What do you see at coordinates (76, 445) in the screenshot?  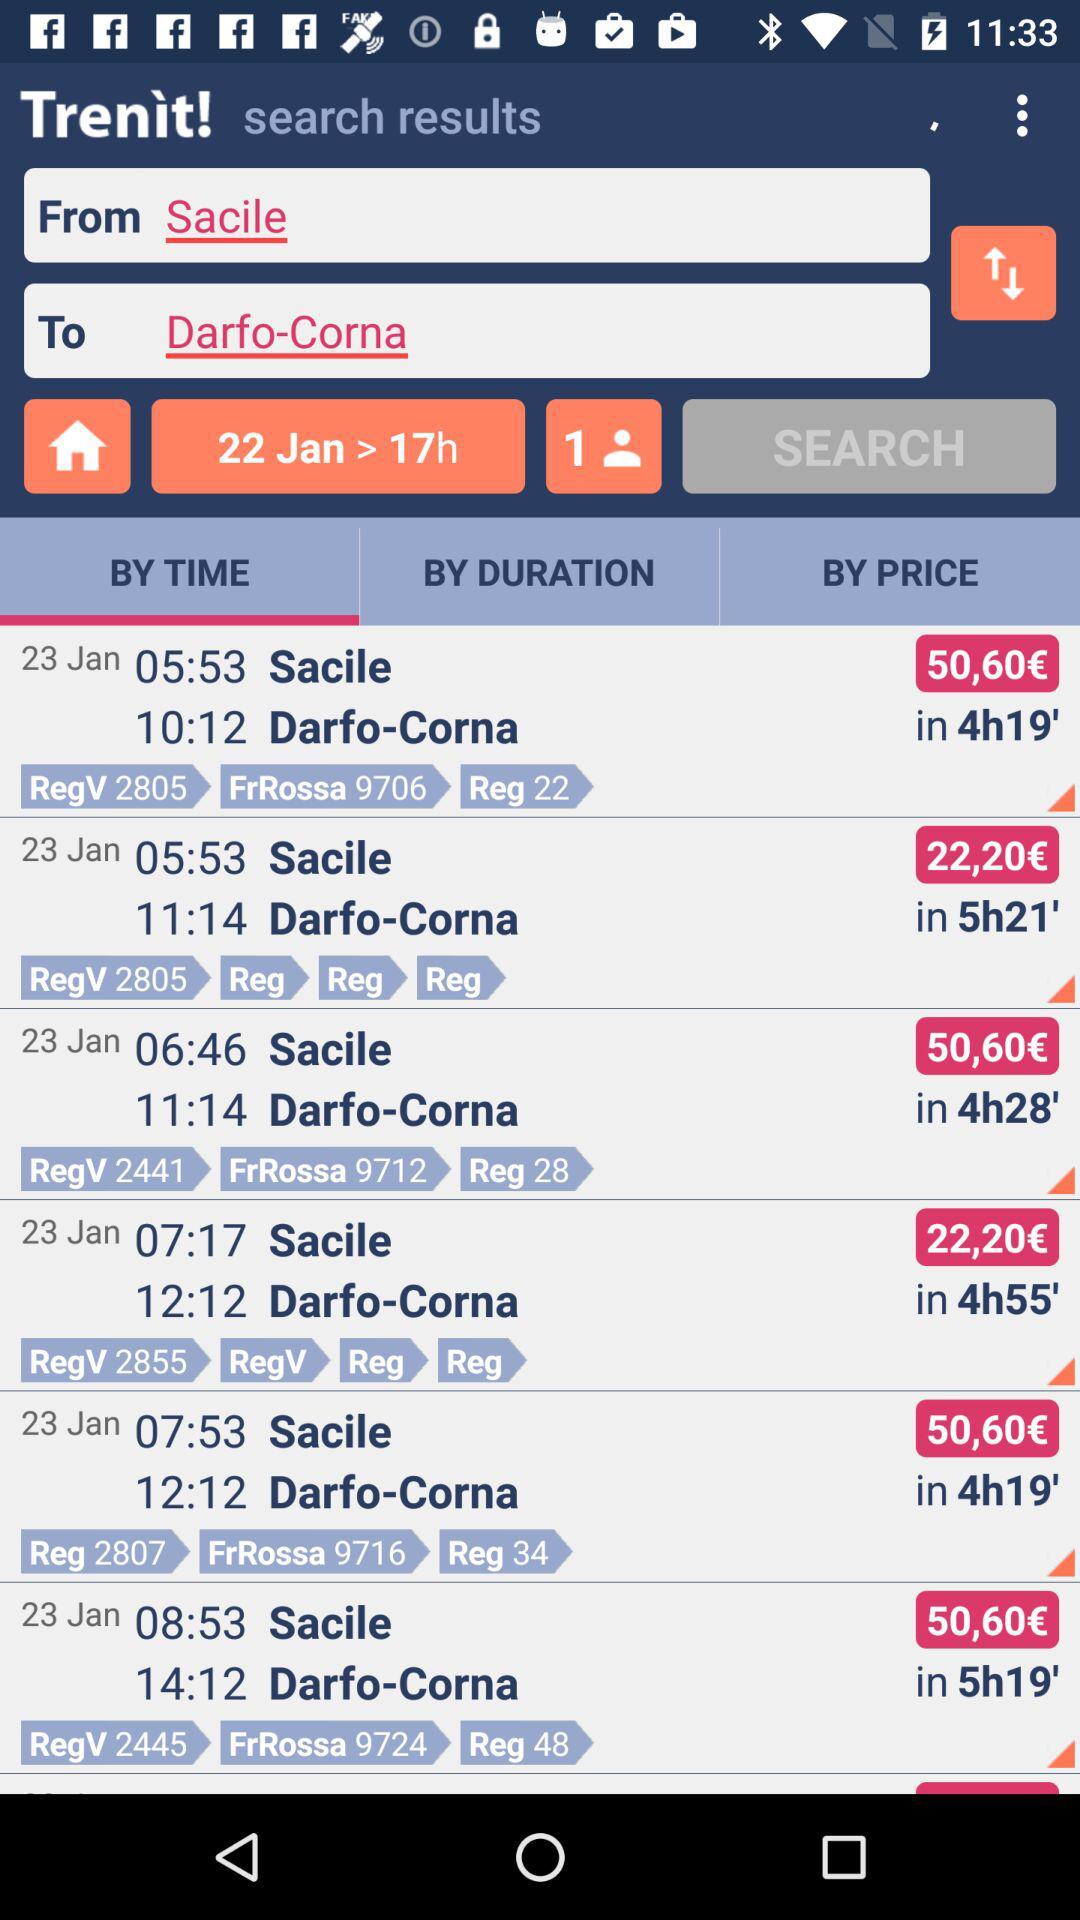 I see `the home icon` at bounding box center [76, 445].